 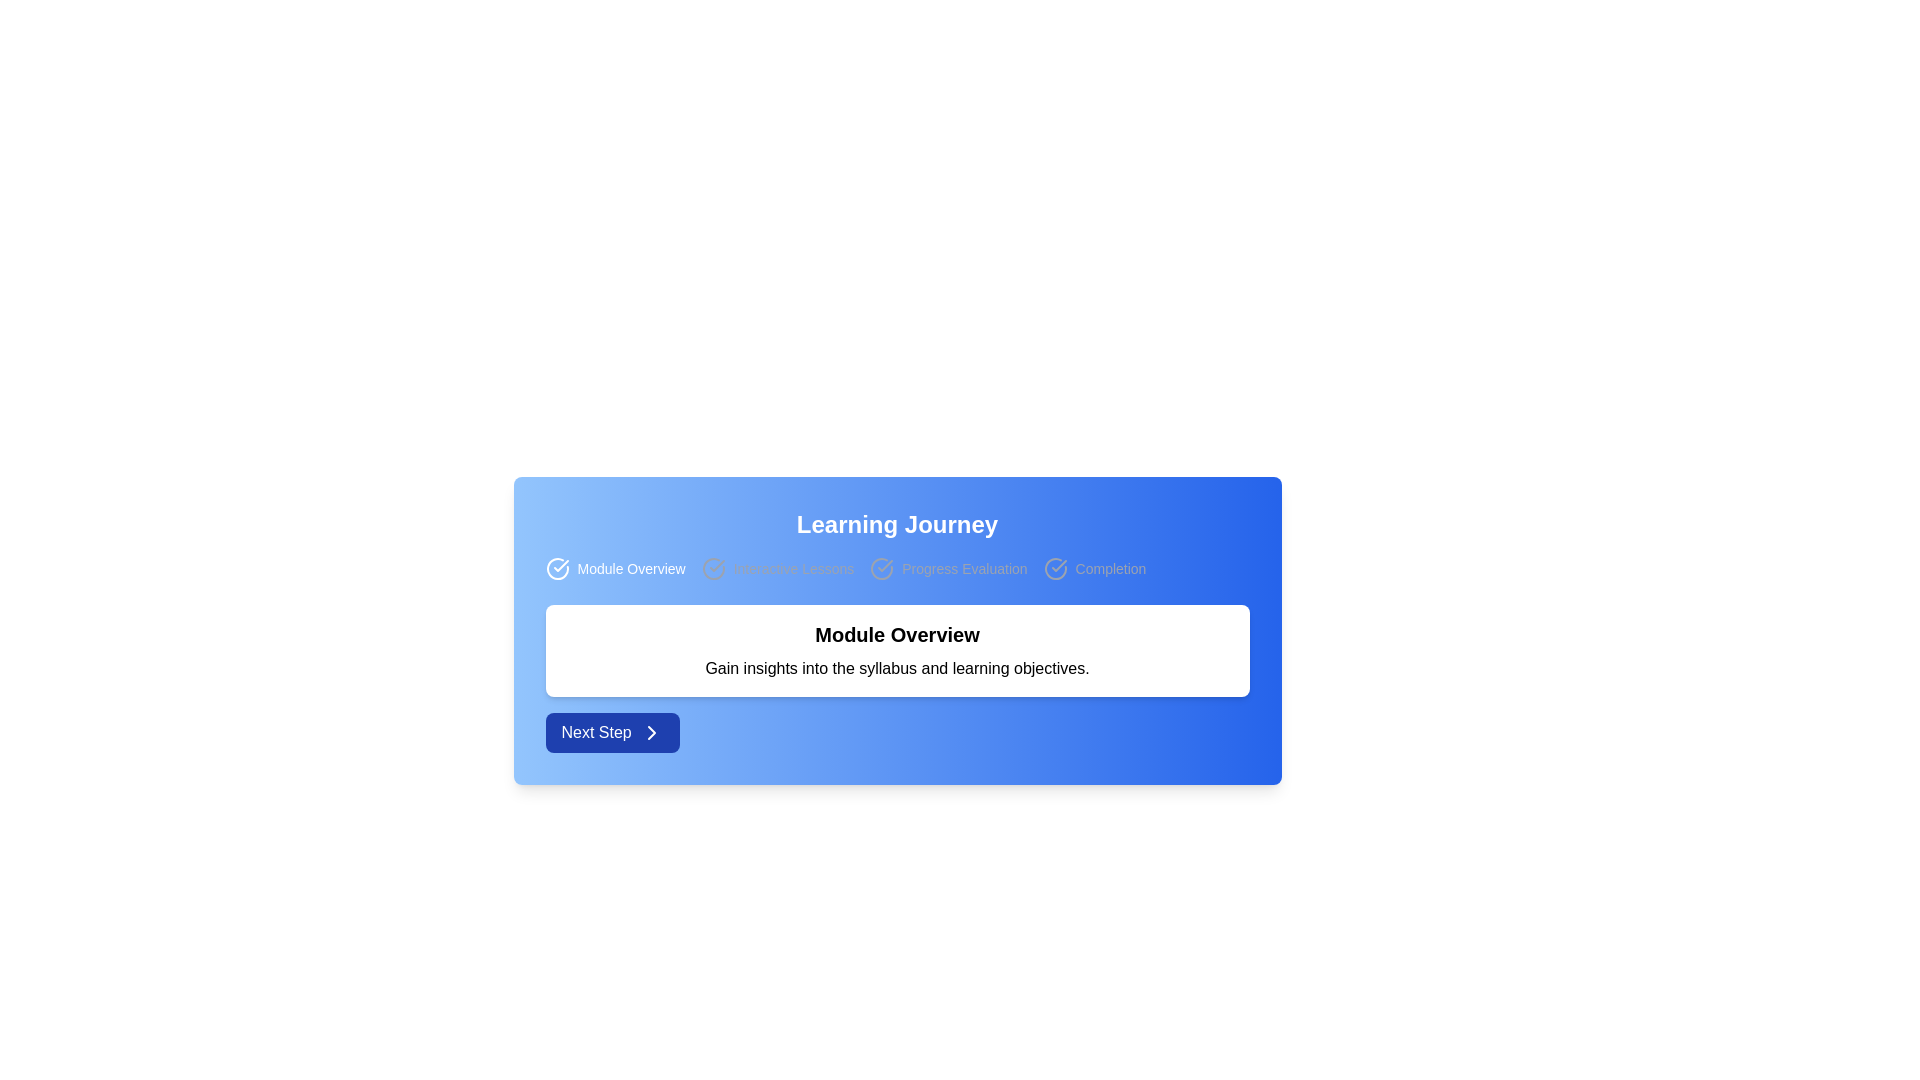 I want to click on the circular icon with a check mark inside it, which is the first icon in the row near the top of the module card, located to the left of the 'Module Overview' label, so click(x=557, y=569).